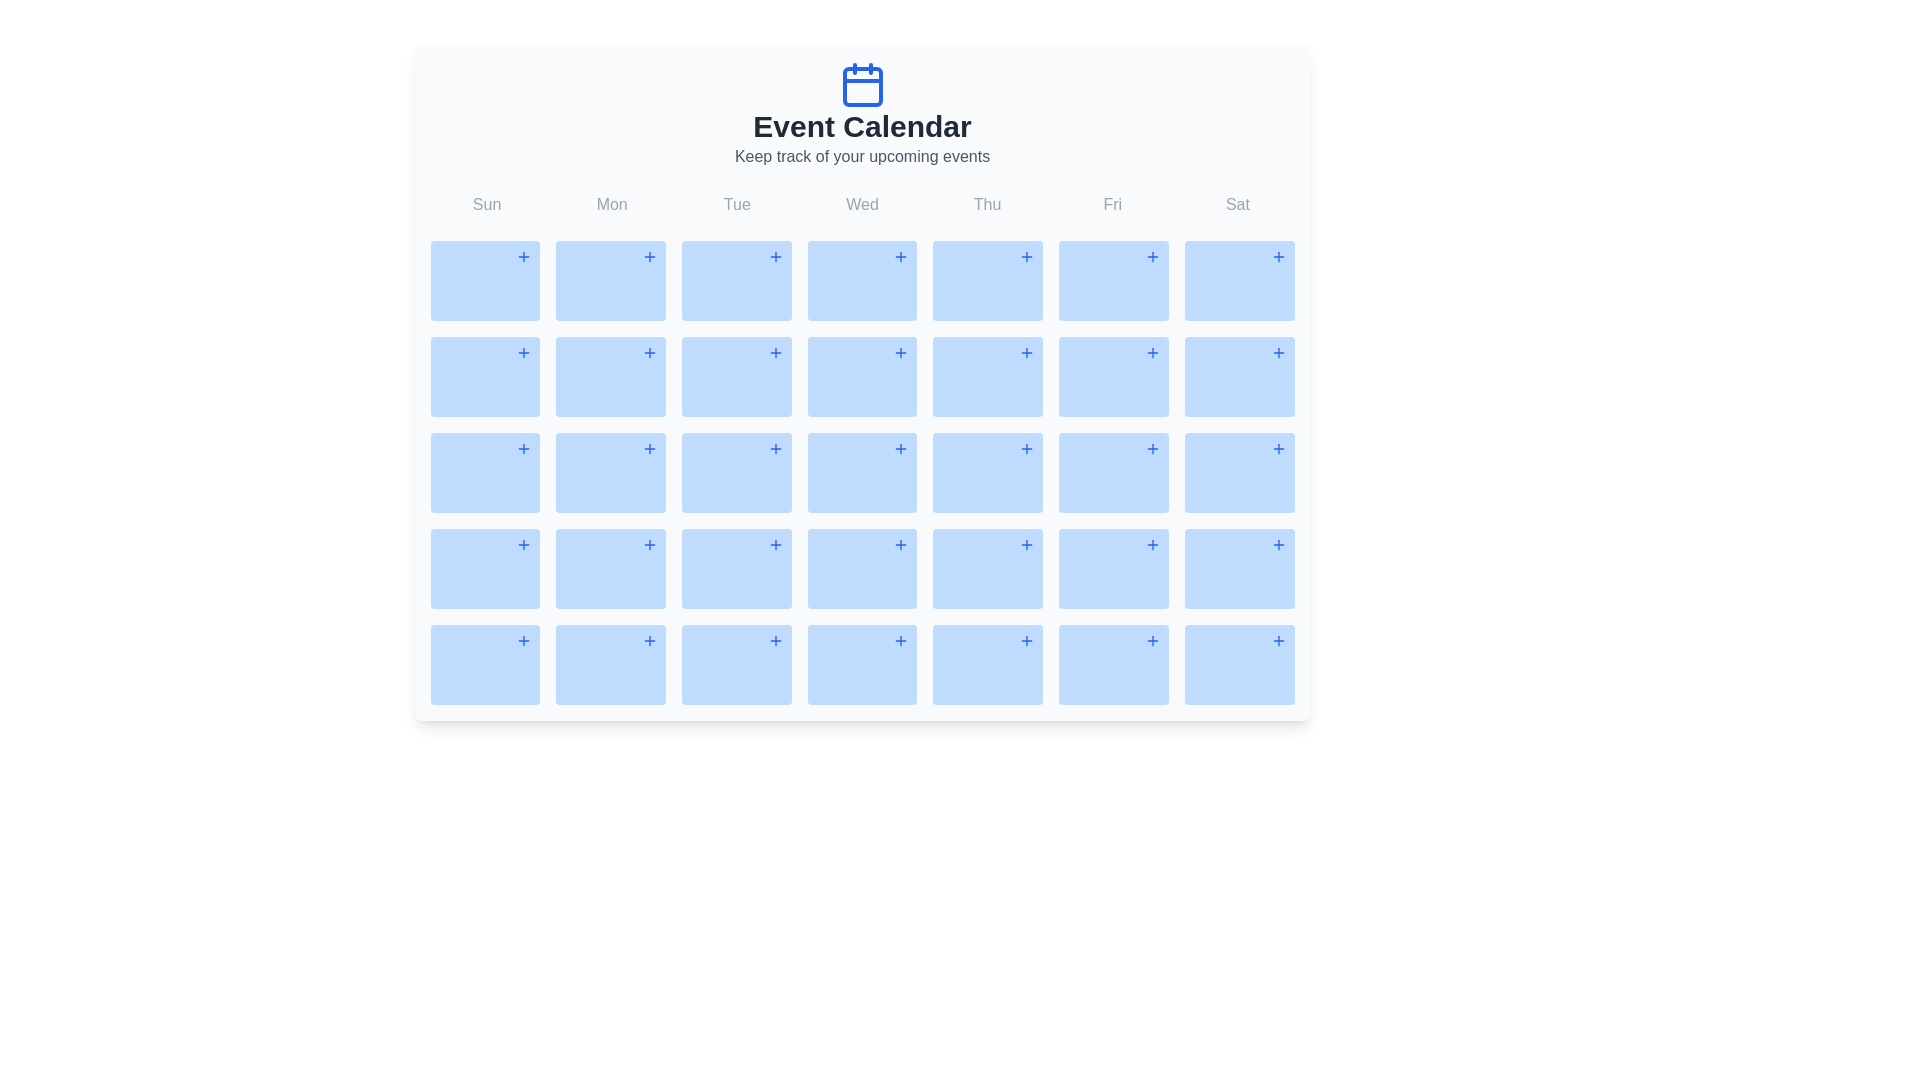 This screenshot has width=1920, height=1080. What do you see at coordinates (1112, 377) in the screenshot?
I see `the '+' button located within the interactive card in the sixth column and second row of the grid` at bounding box center [1112, 377].